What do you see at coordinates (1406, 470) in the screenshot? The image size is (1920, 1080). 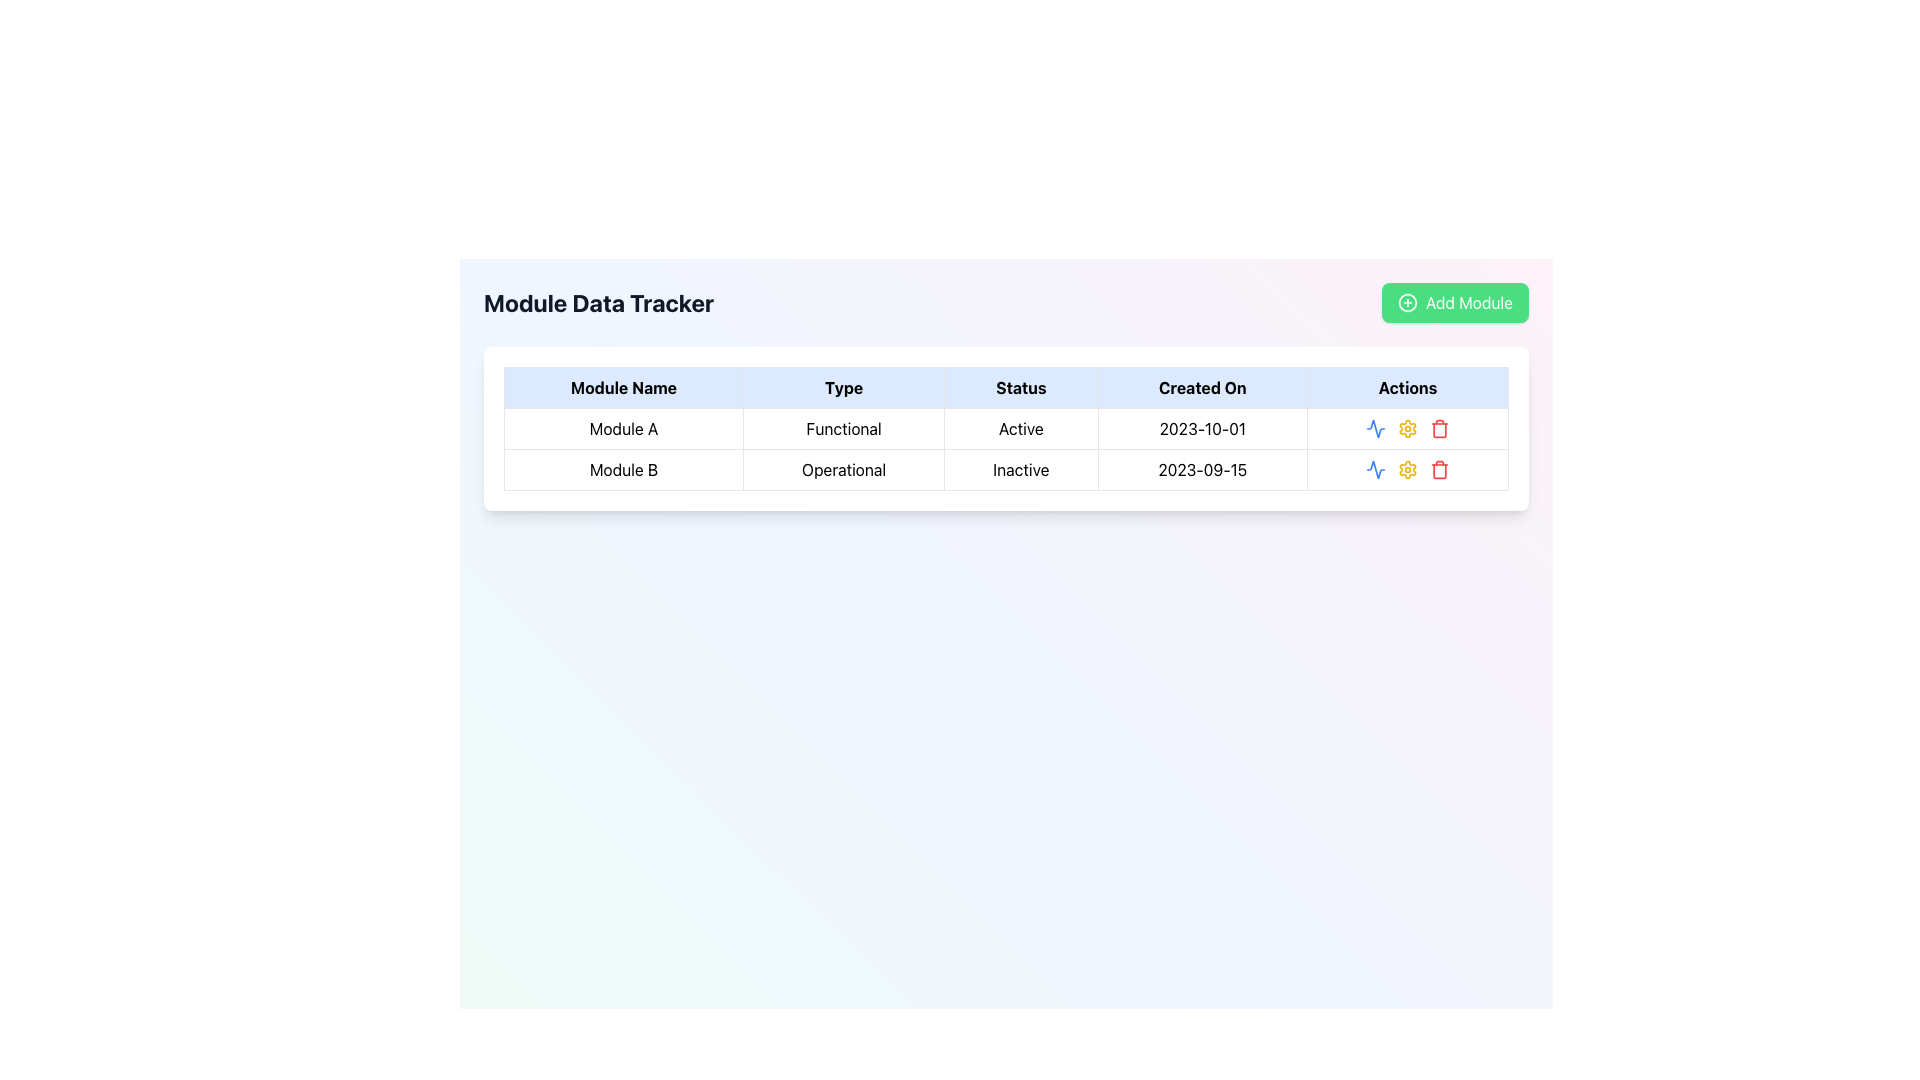 I see `the gear icon representing settings in the Actions column of the second row in the Module Data Tracker table` at bounding box center [1406, 470].